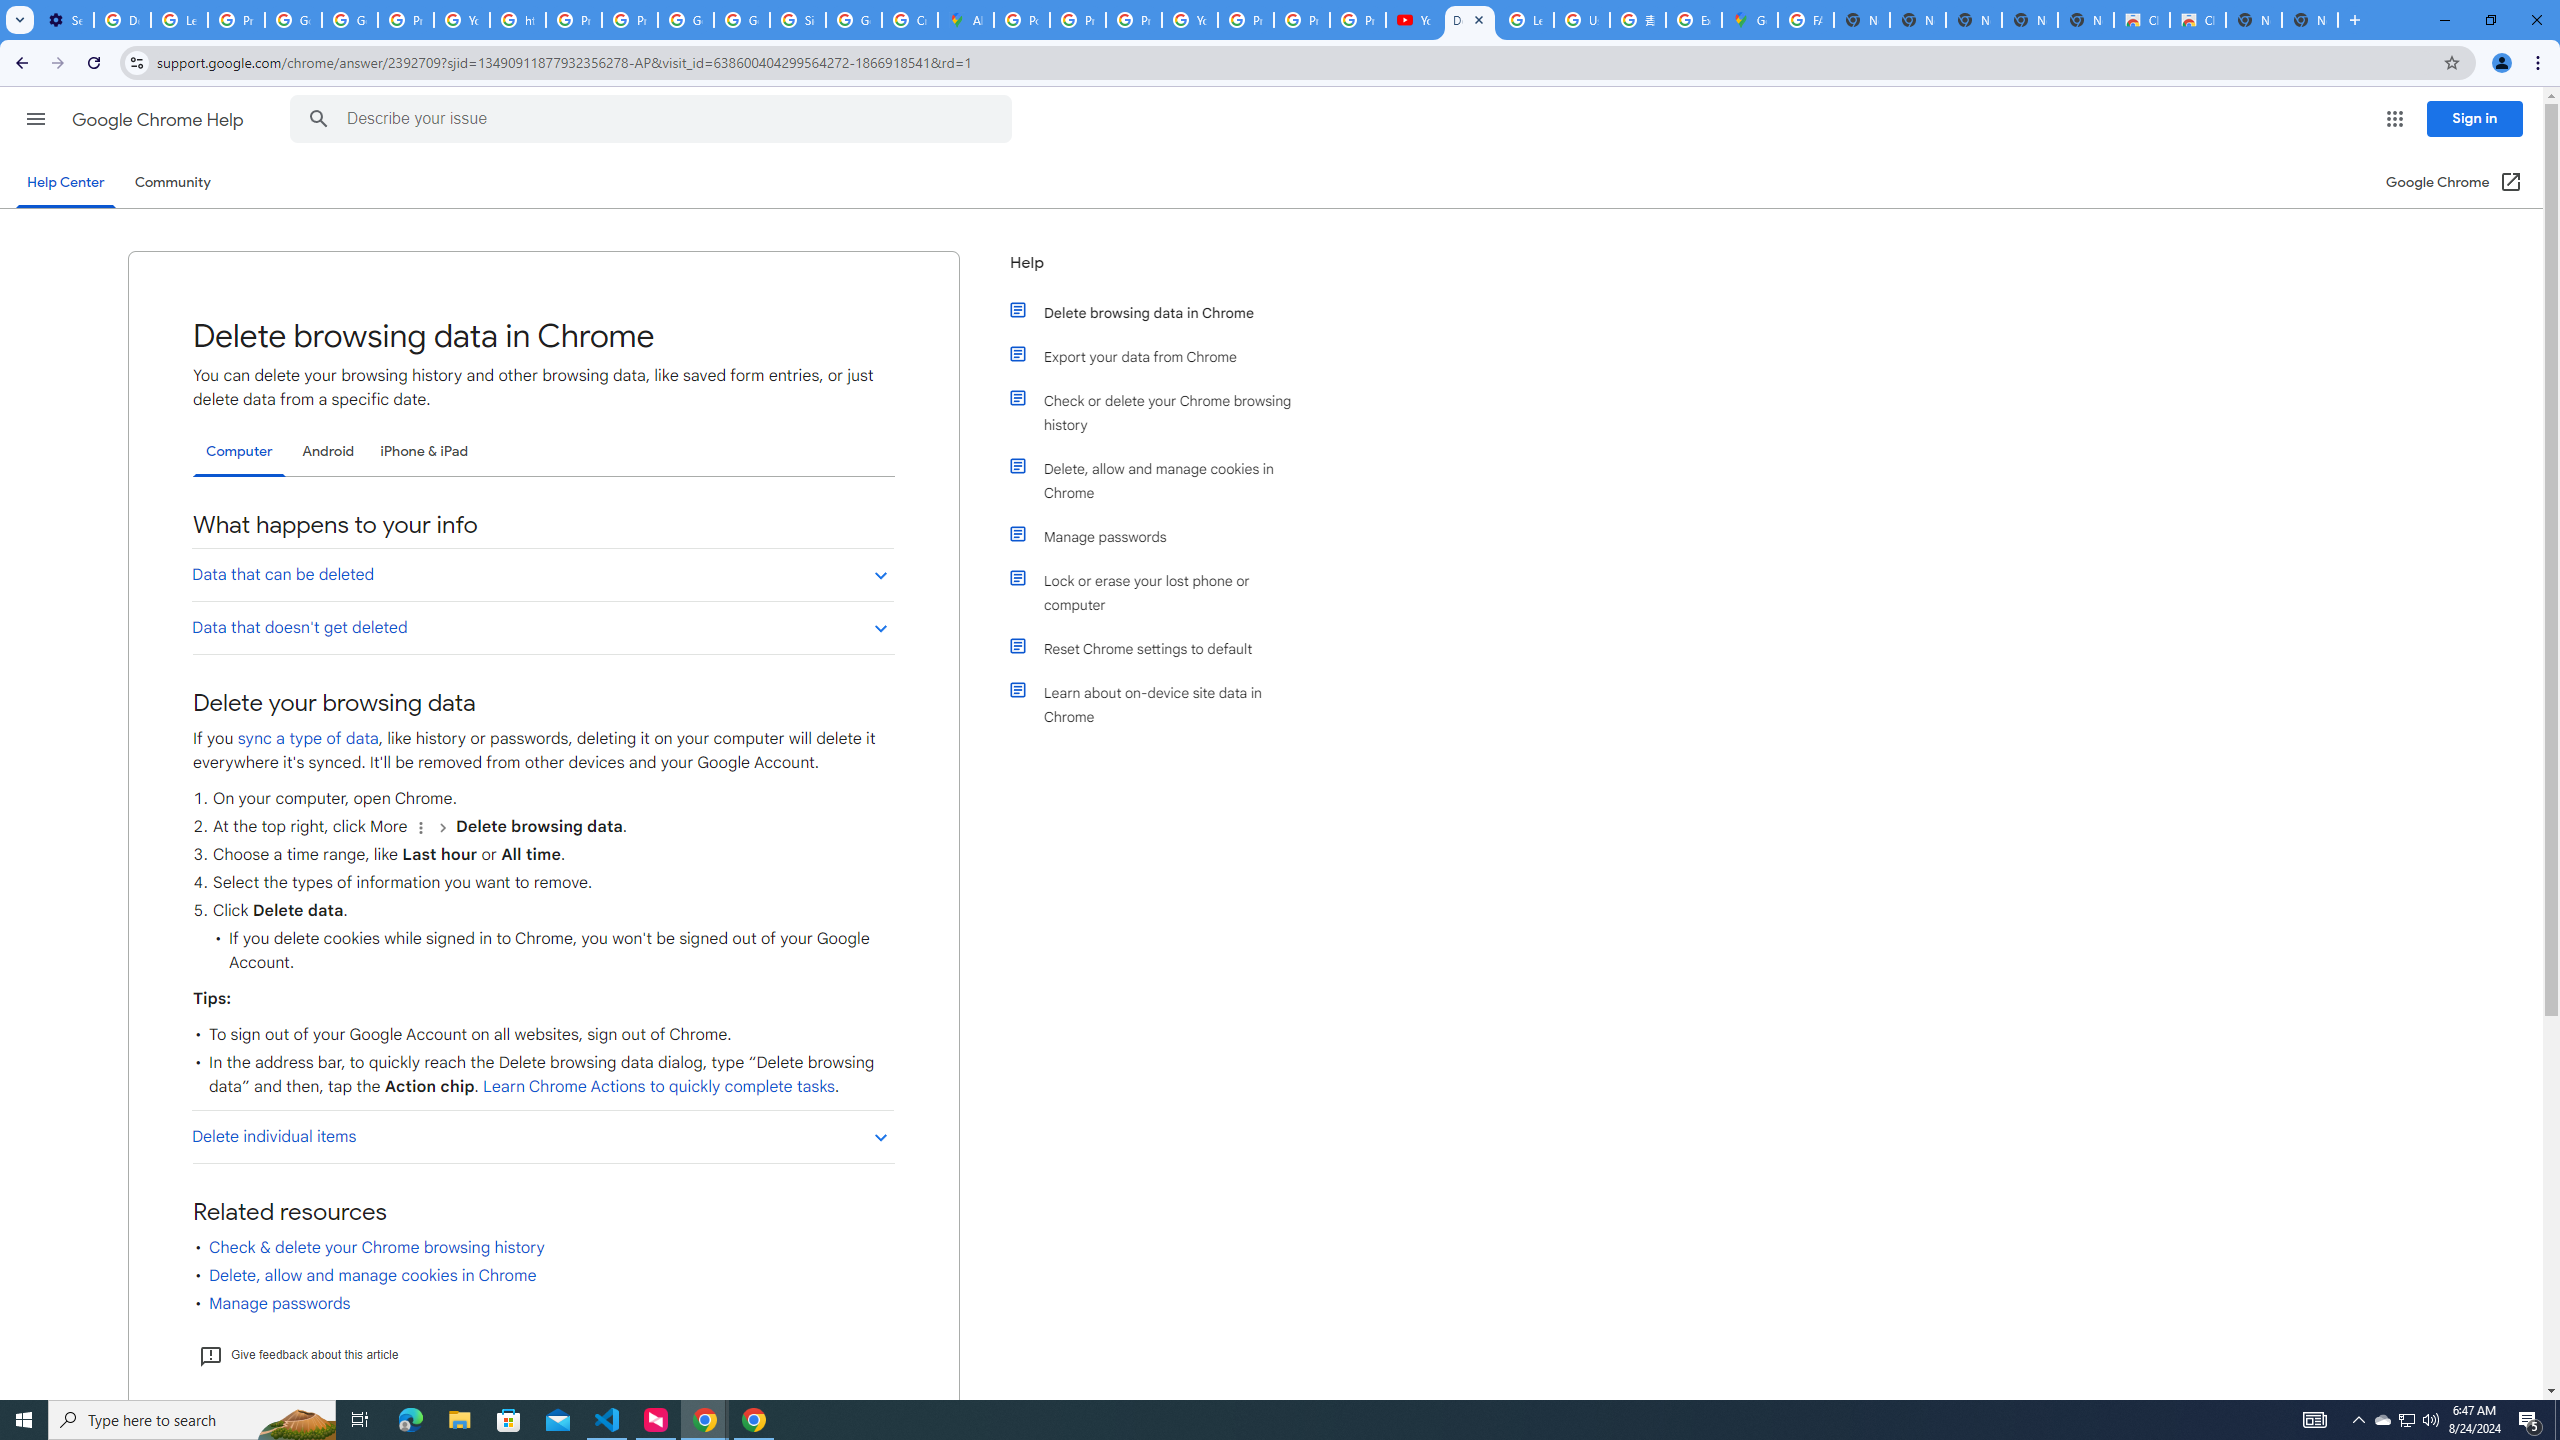 The height and width of the screenshot is (1440, 2560). I want to click on 'Help Center', so click(65, 181).